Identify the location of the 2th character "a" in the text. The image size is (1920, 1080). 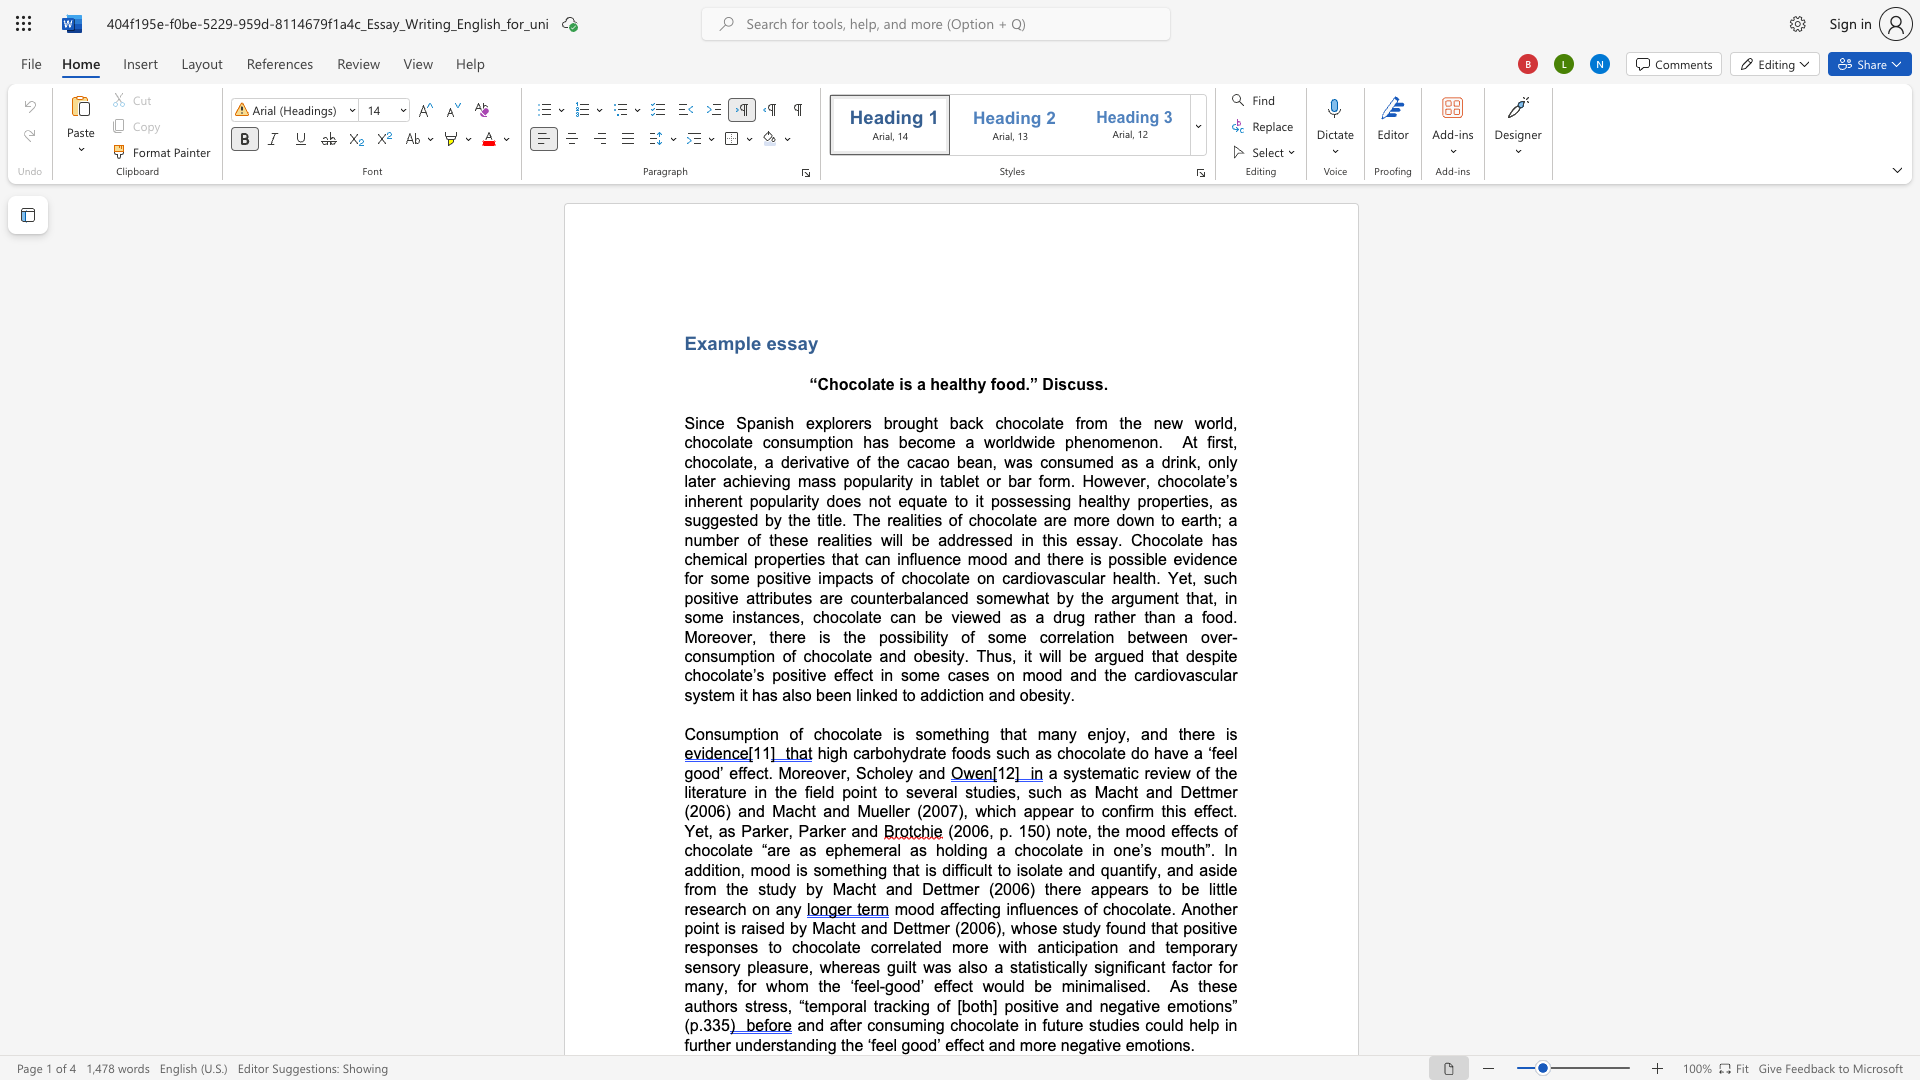
(802, 342).